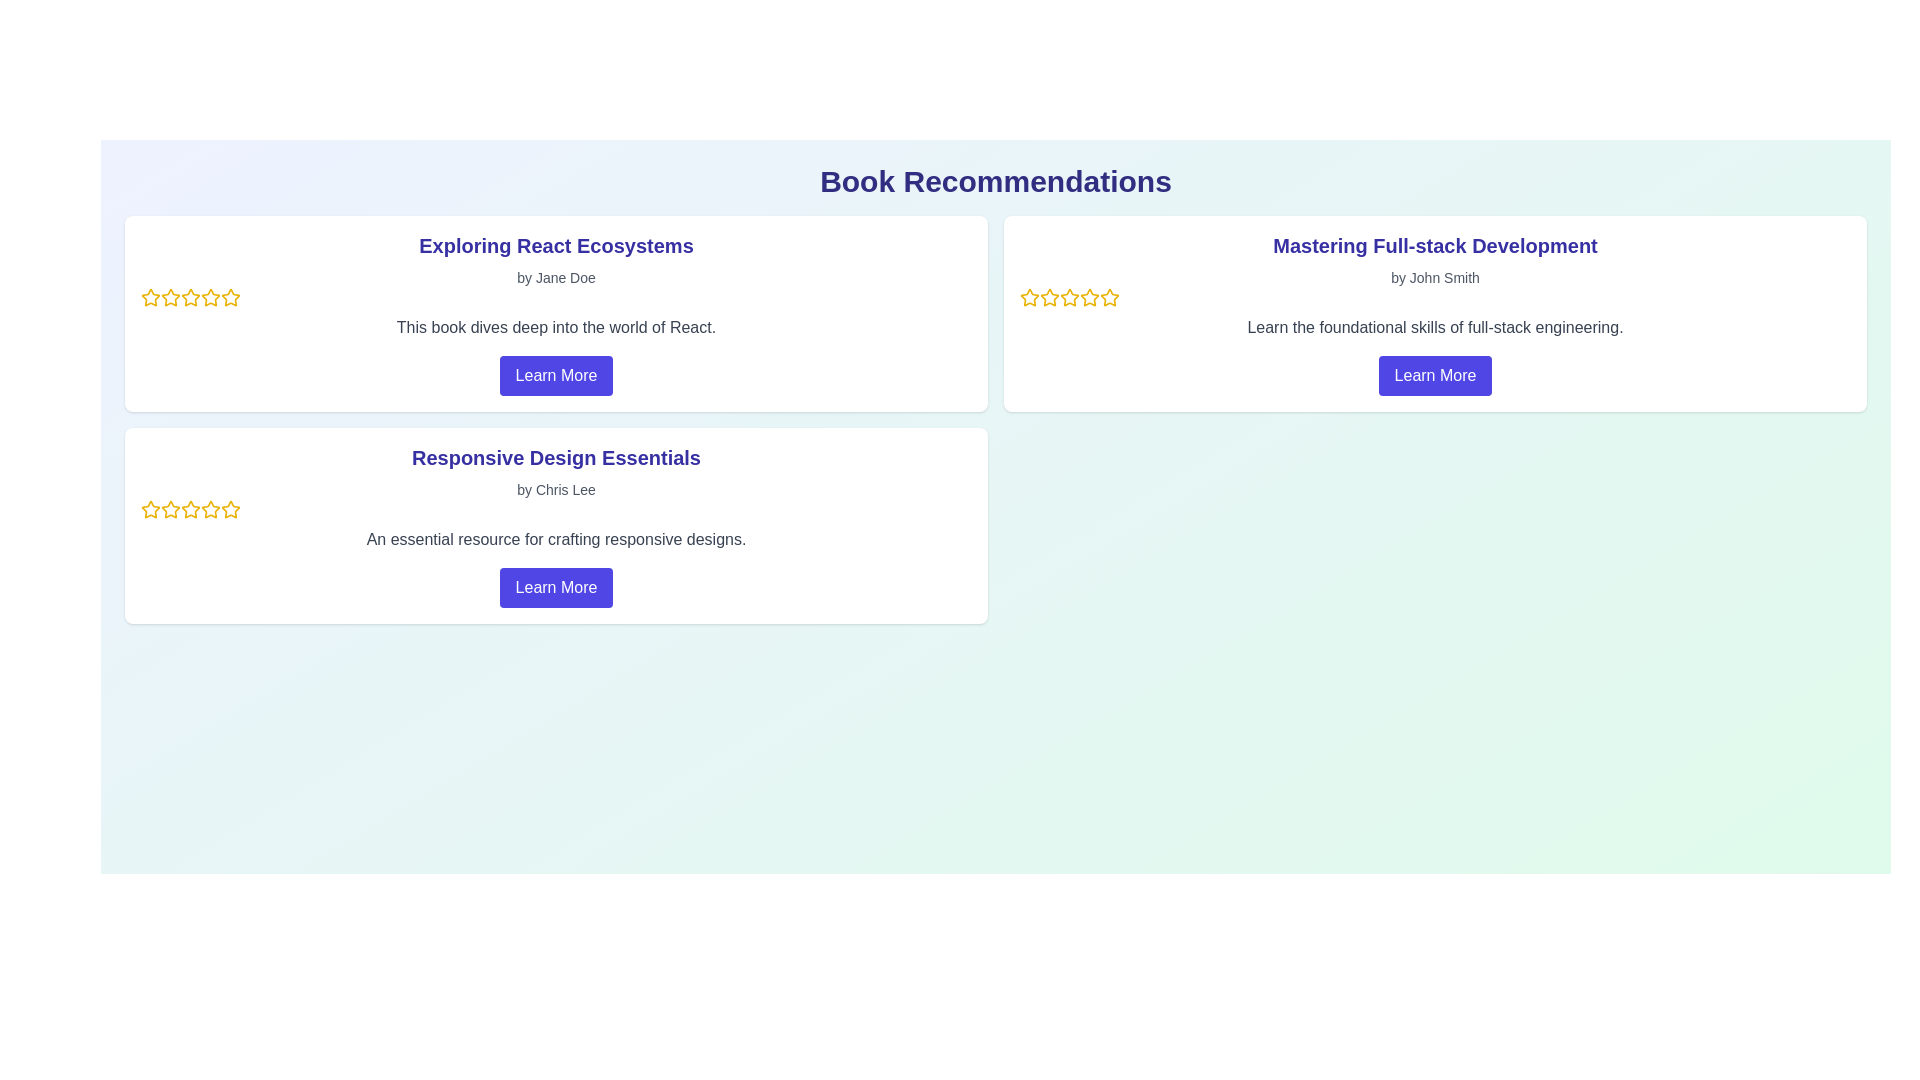 Image resolution: width=1920 pixels, height=1080 pixels. Describe the element at coordinates (230, 297) in the screenshot. I see `the fourth rating star icon, which is a hollow yellow-bordered star representing an unselected rating for the item 'Exploring React Ecosystems'` at that location.